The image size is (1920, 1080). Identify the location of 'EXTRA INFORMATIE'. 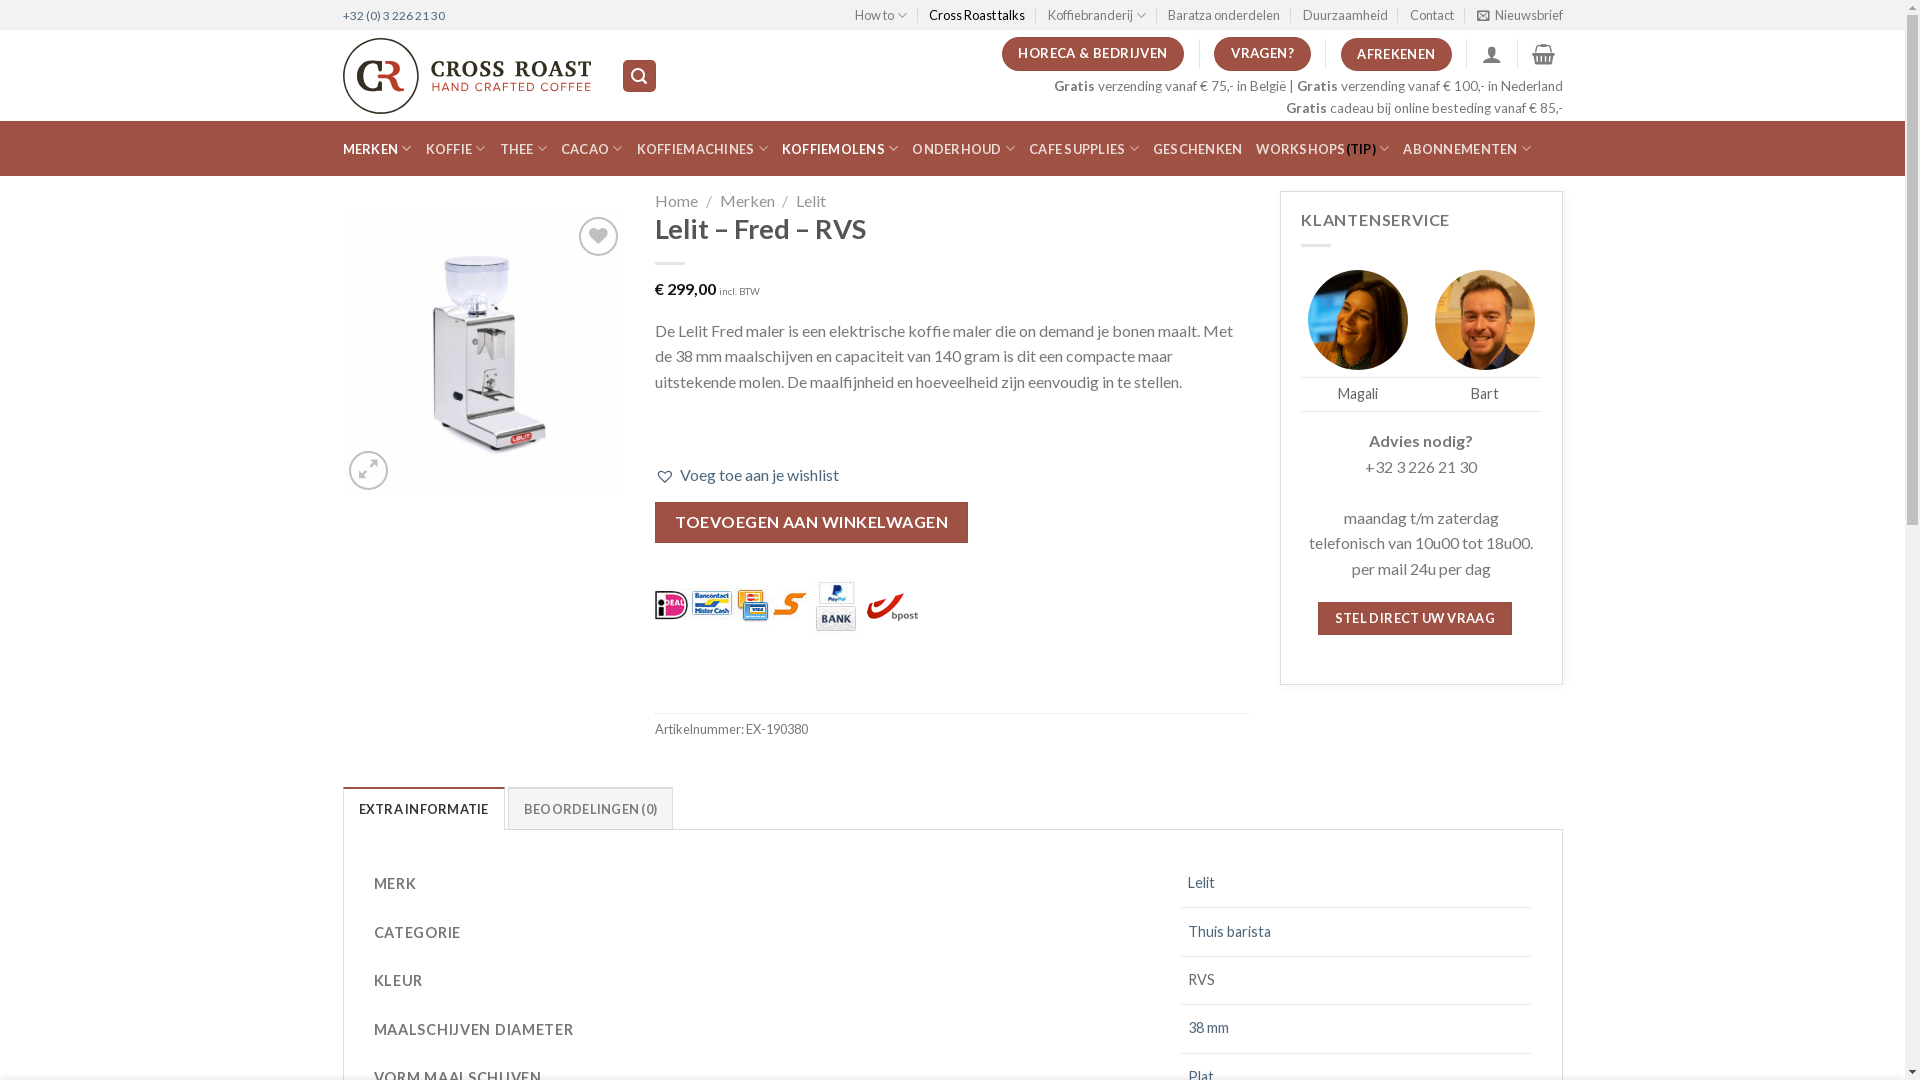
(421, 806).